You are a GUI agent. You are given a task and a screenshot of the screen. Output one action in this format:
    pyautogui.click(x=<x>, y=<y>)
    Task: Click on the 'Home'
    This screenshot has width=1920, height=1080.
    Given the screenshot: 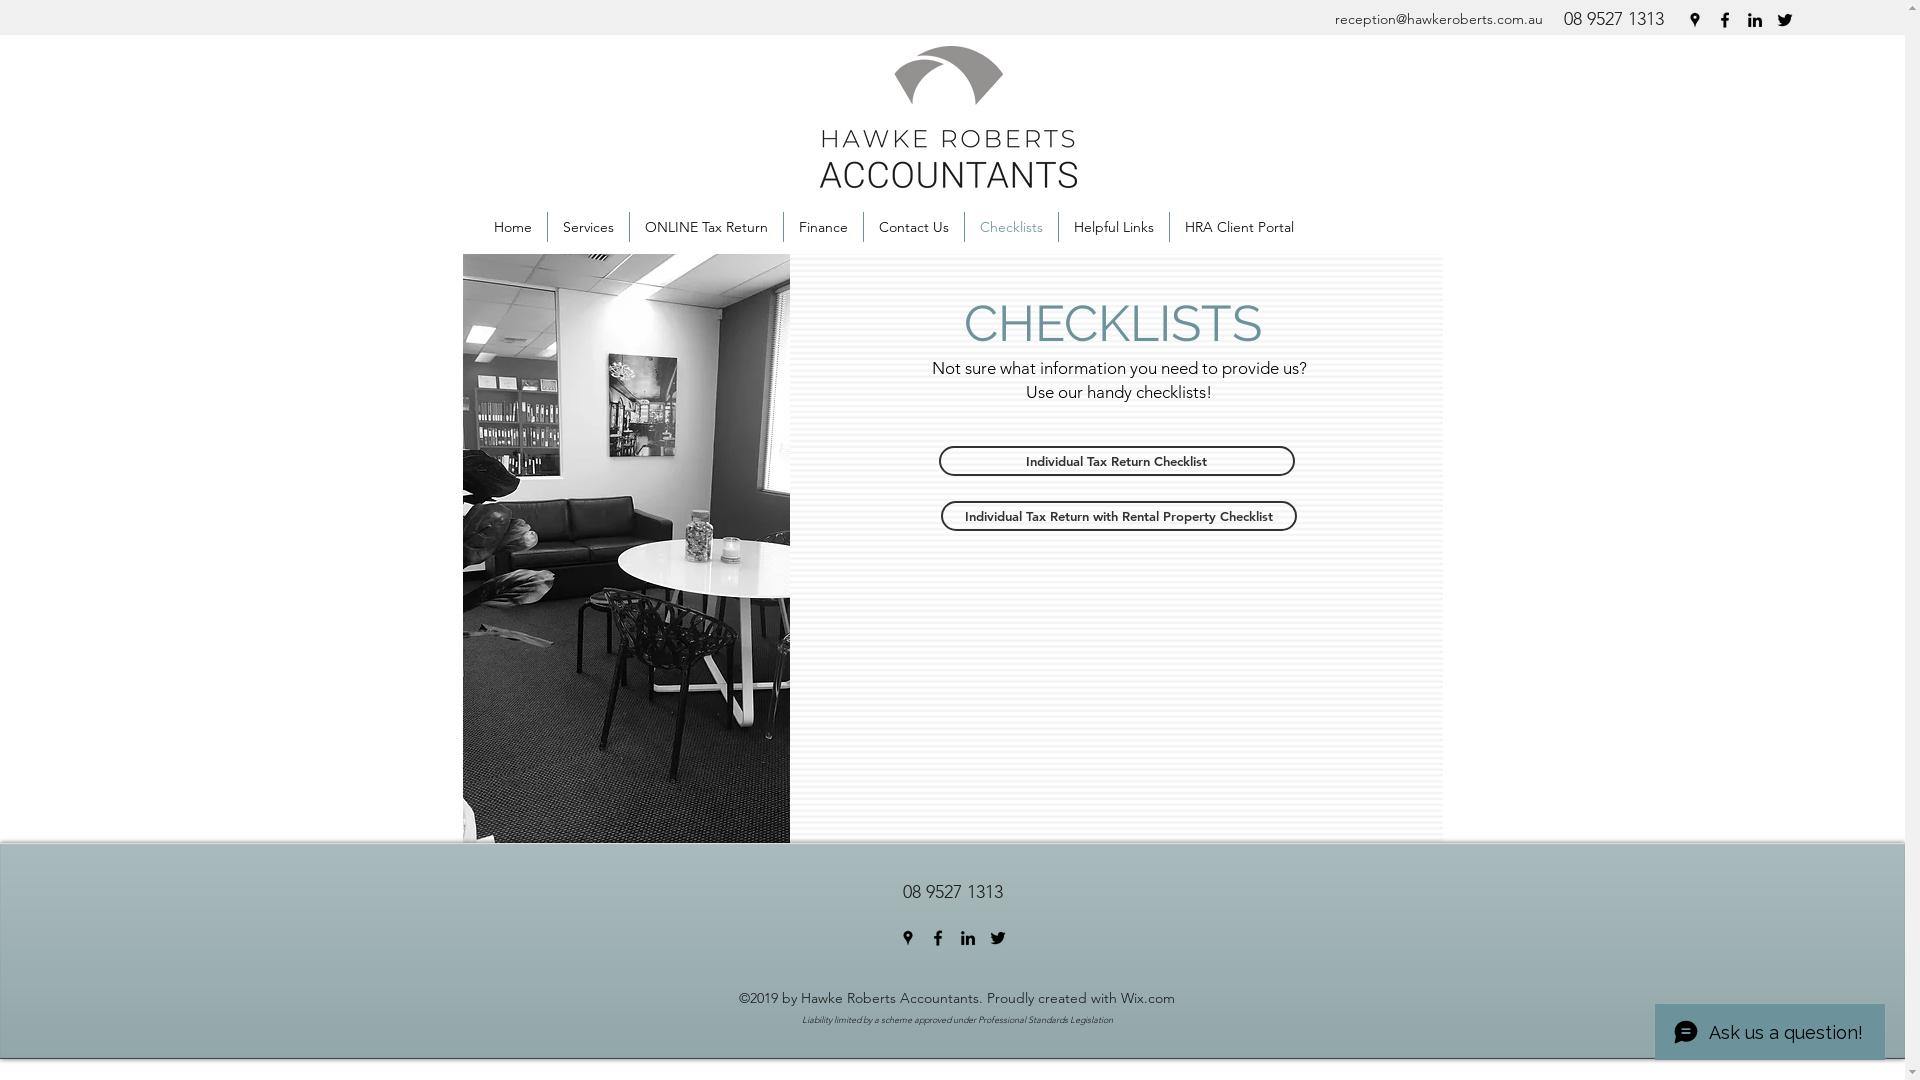 What is the action you would take?
    pyautogui.click(x=513, y=226)
    